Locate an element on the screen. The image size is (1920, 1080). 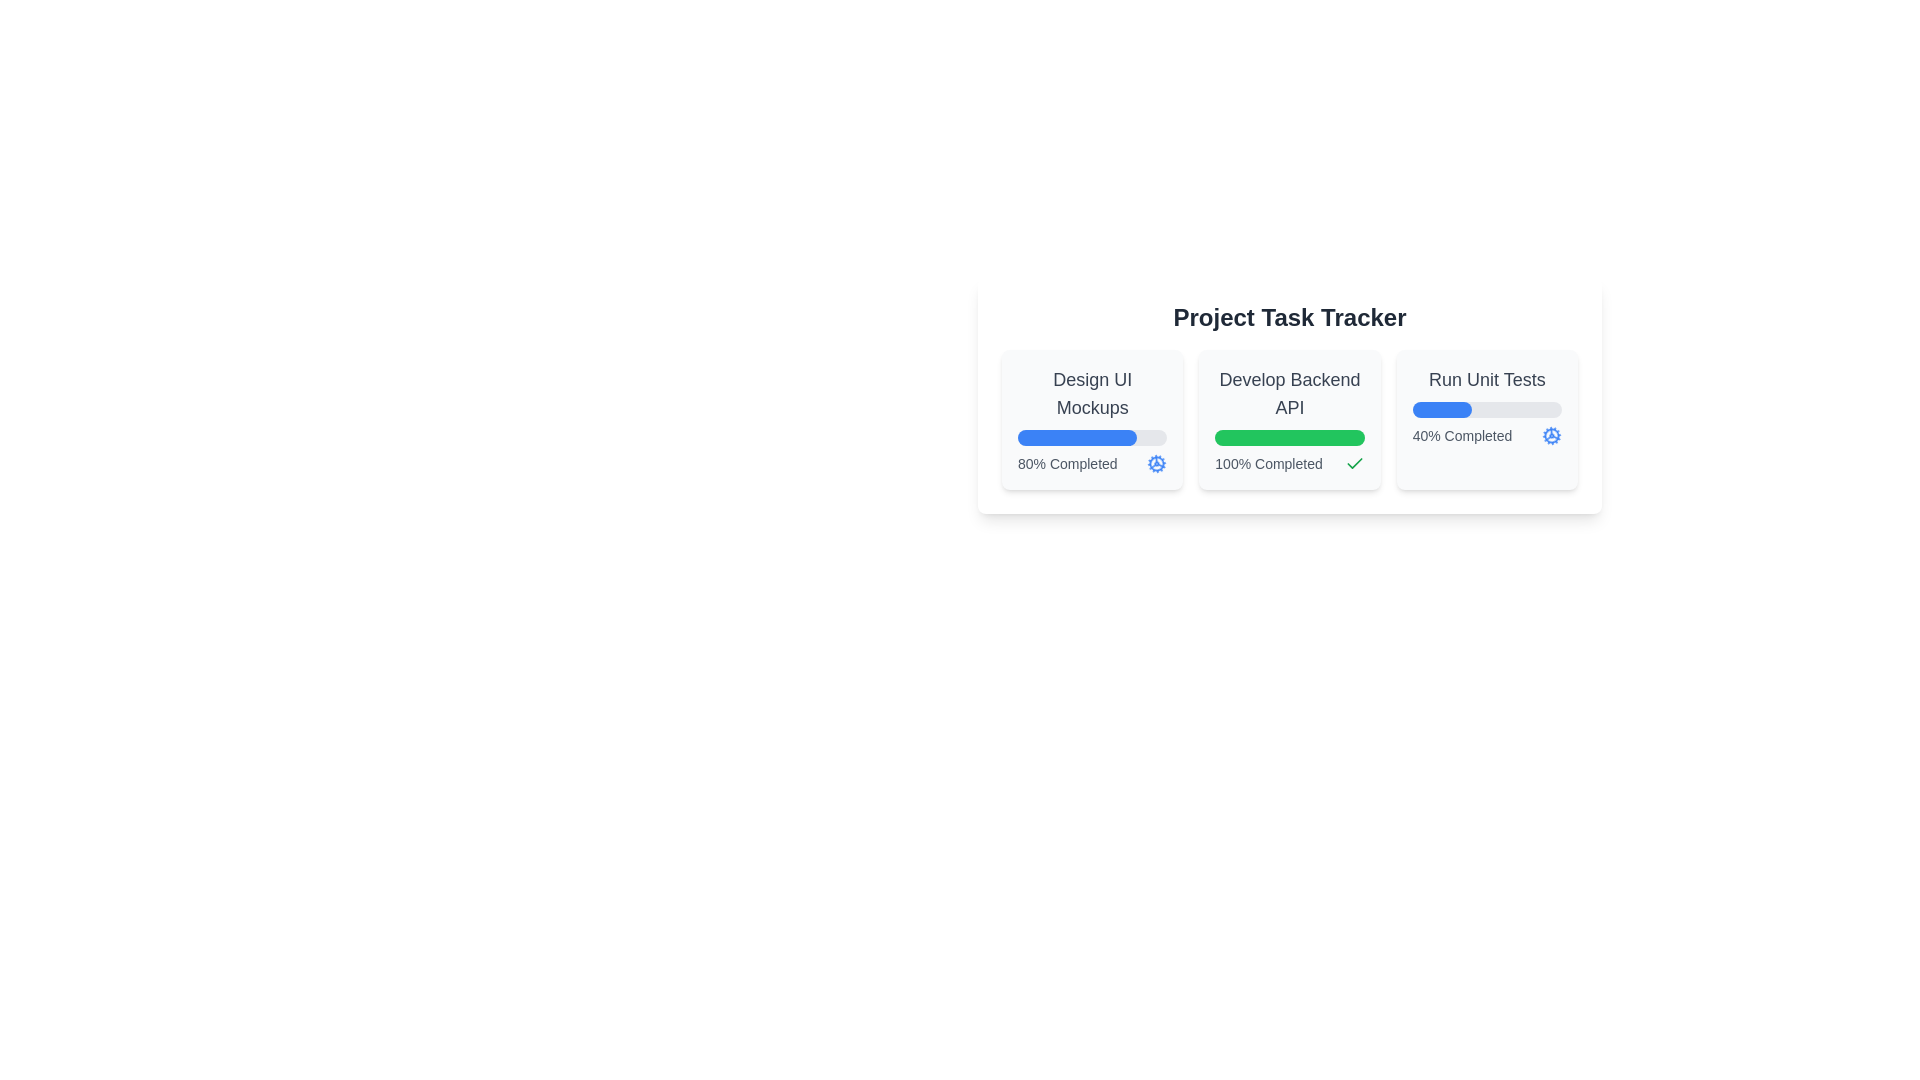
text label that serves as the main title or header for the section above the grid layout containing sub-items such as 'Design UI Mockups', 'Develop Backend API', and 'Run Unit Tests' is located at coordinates (1290, 316).